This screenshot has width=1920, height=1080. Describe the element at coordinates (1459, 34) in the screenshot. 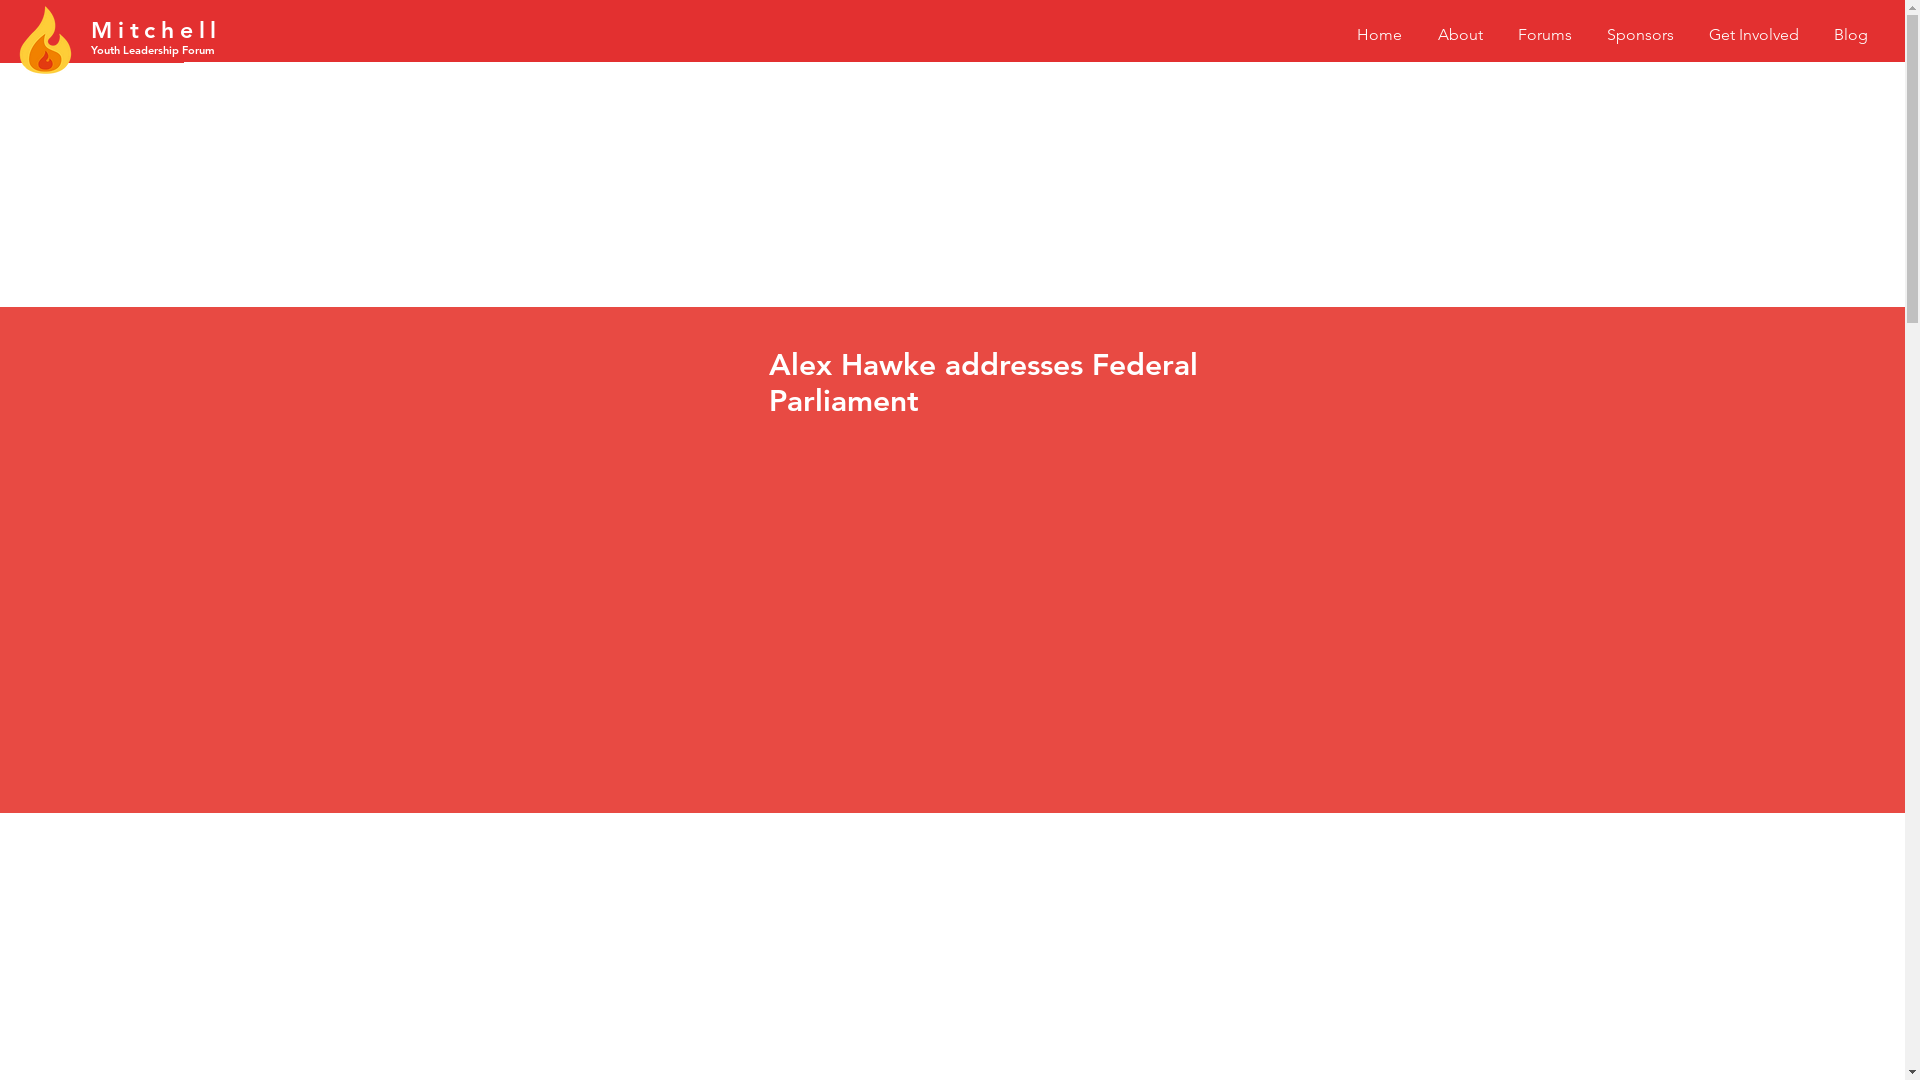

I see `'About'` at that location.